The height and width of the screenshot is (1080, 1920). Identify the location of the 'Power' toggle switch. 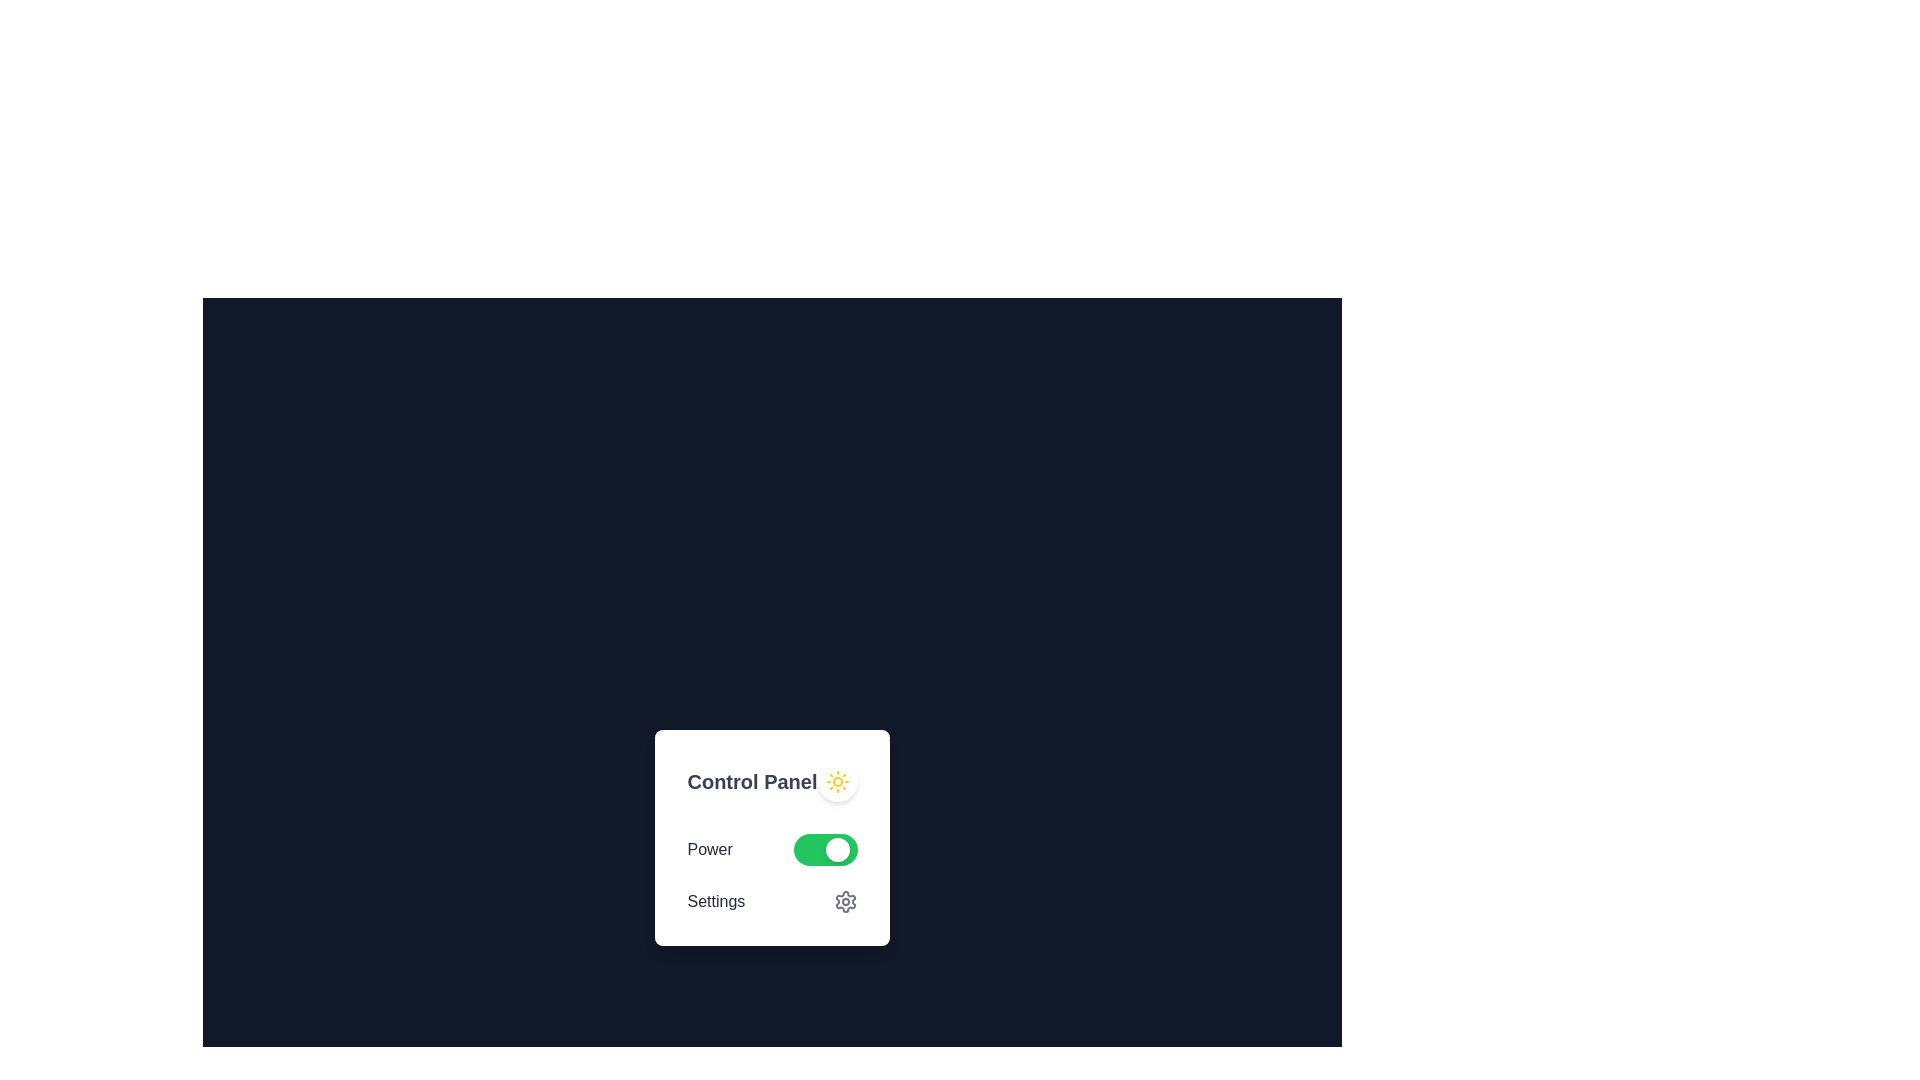
(771, 849).